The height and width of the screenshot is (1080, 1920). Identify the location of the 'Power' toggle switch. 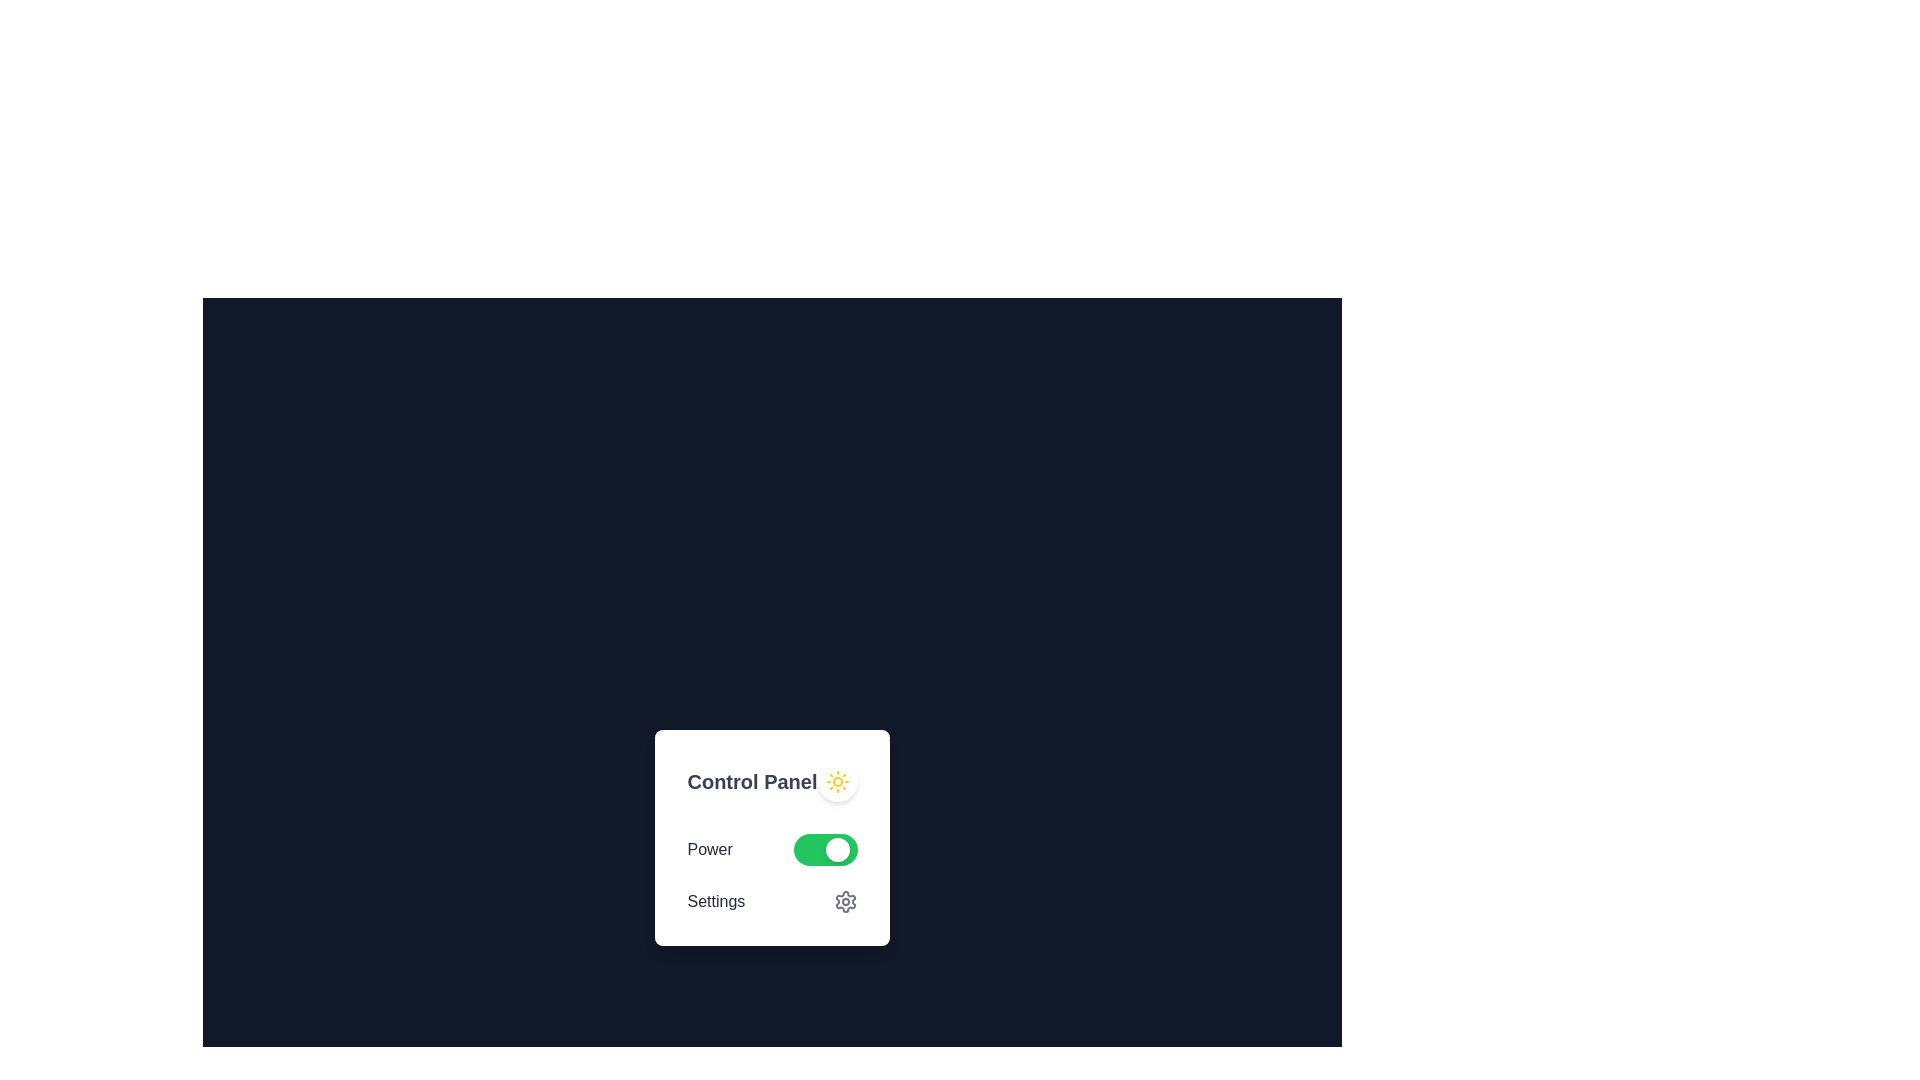
(771, 849).